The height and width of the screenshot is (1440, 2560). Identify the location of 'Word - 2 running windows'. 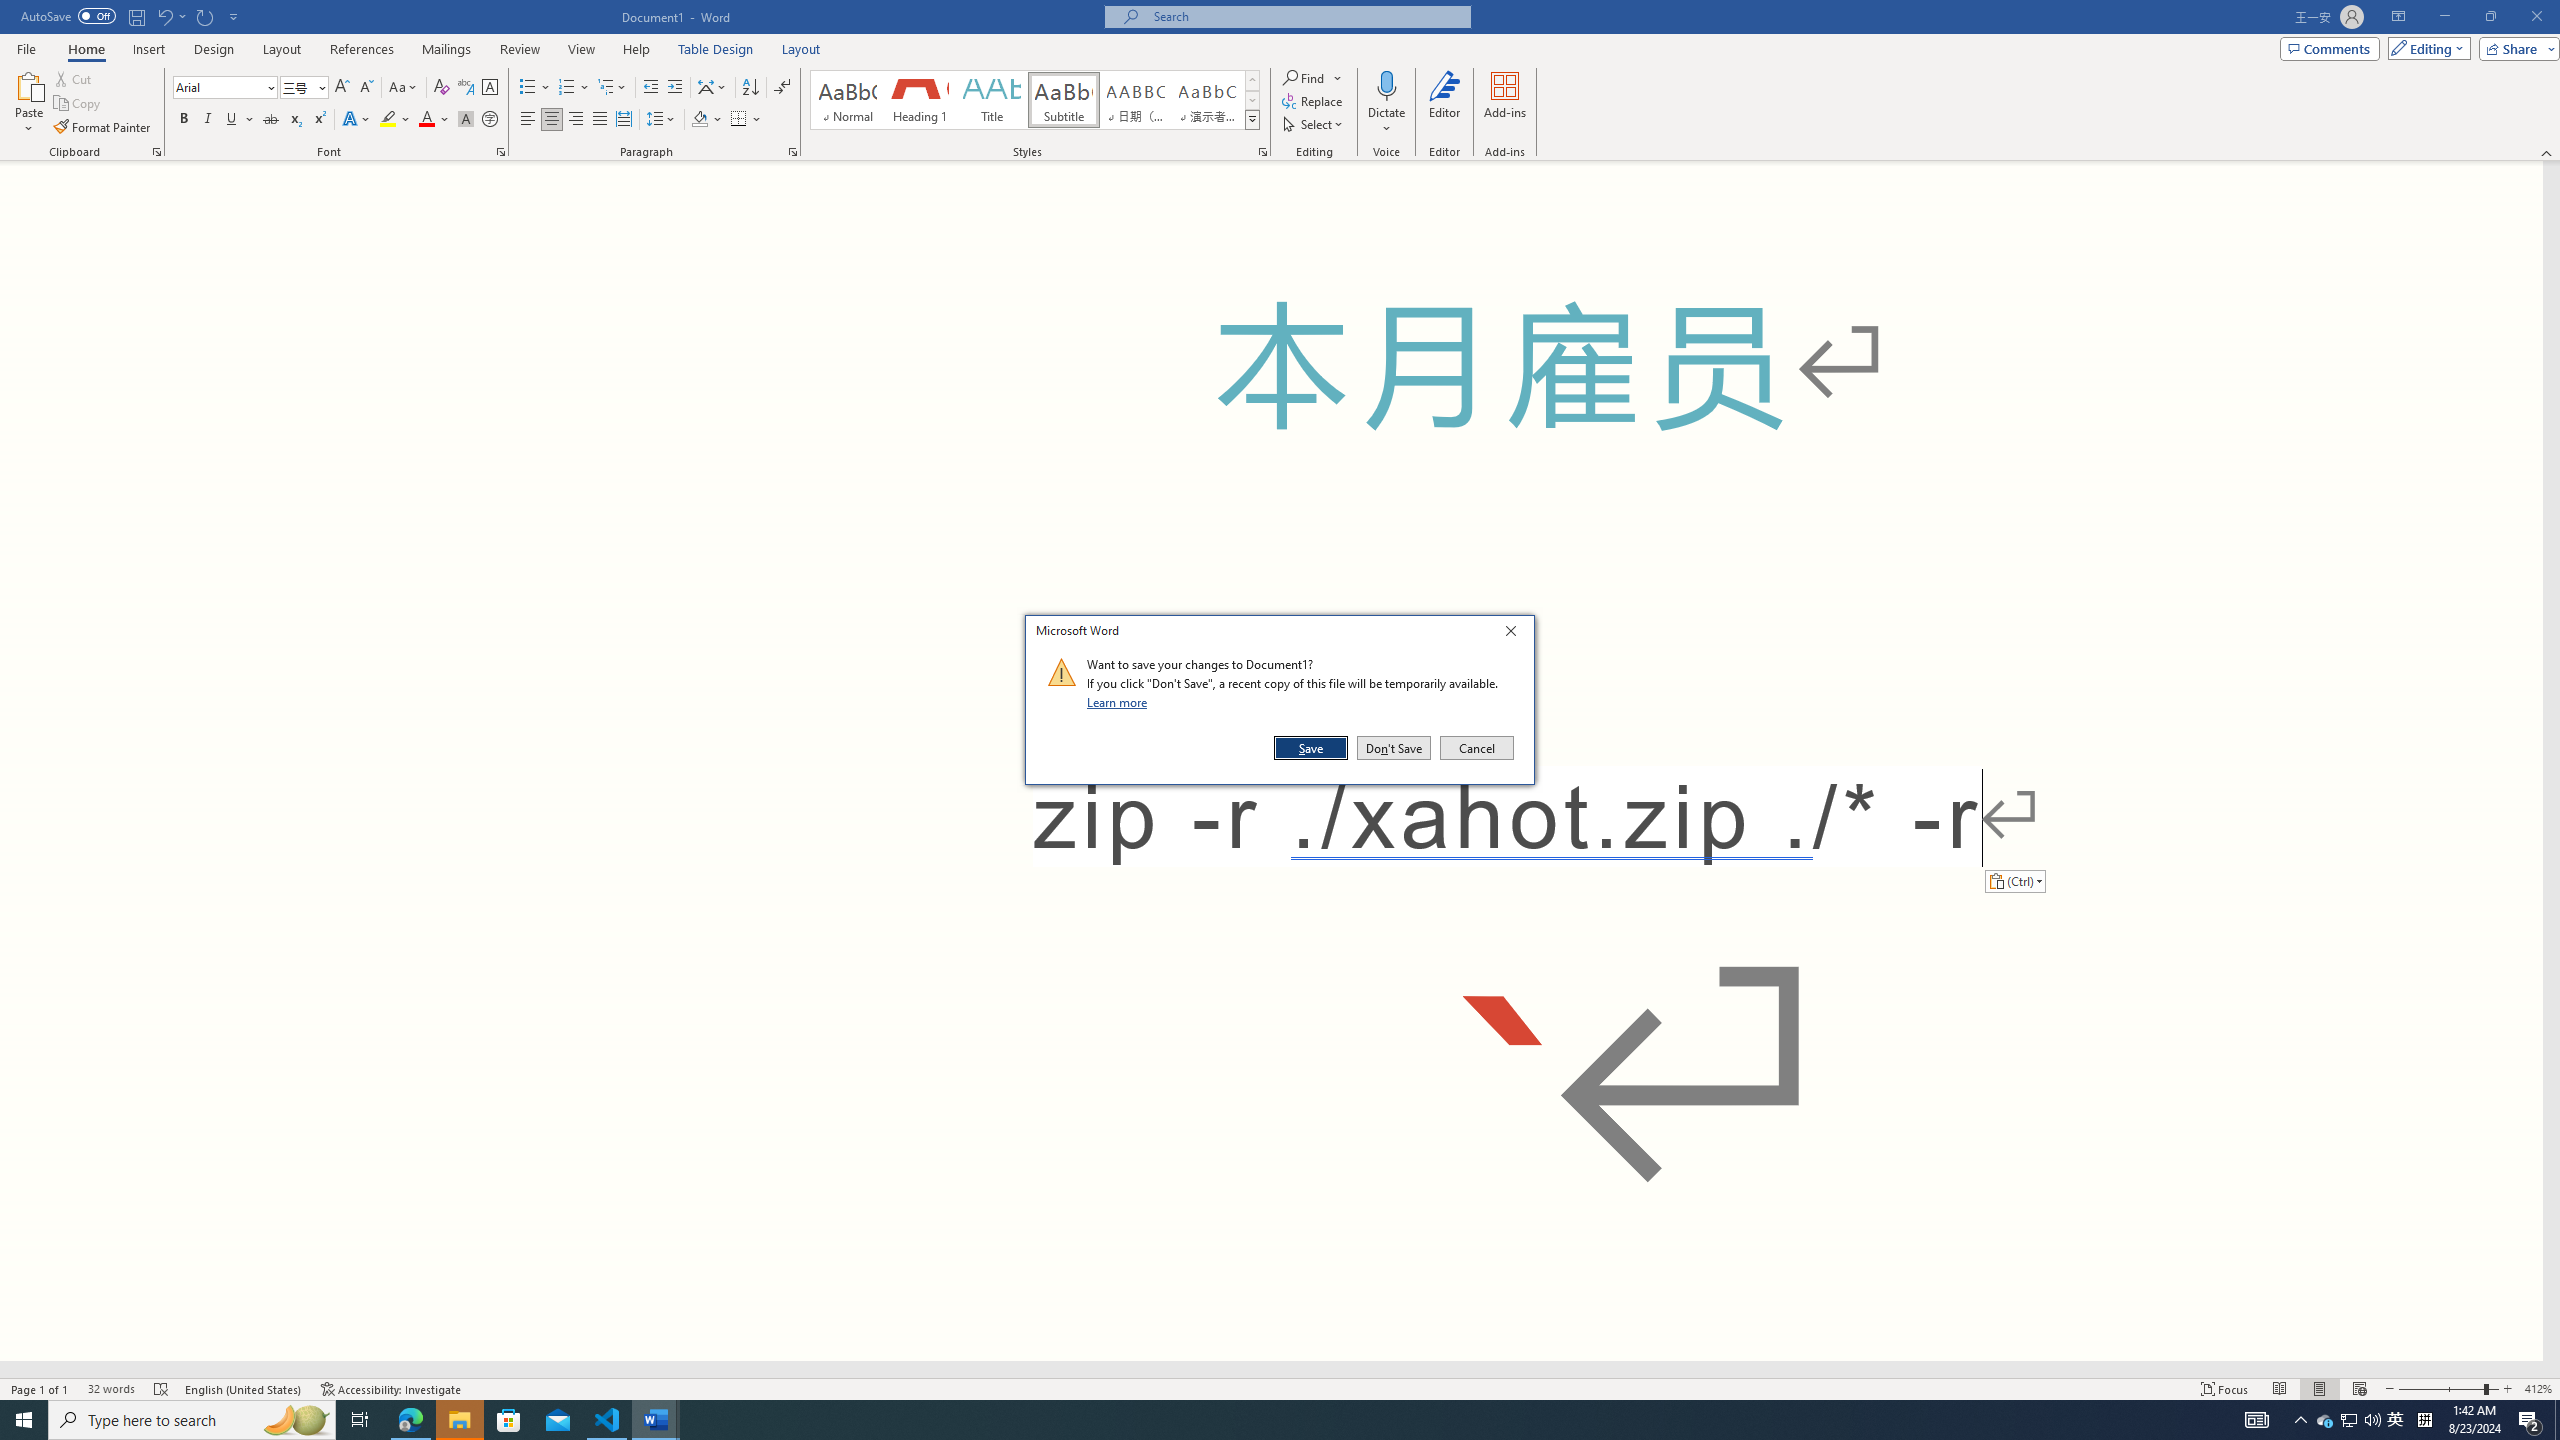
(656, 1418).